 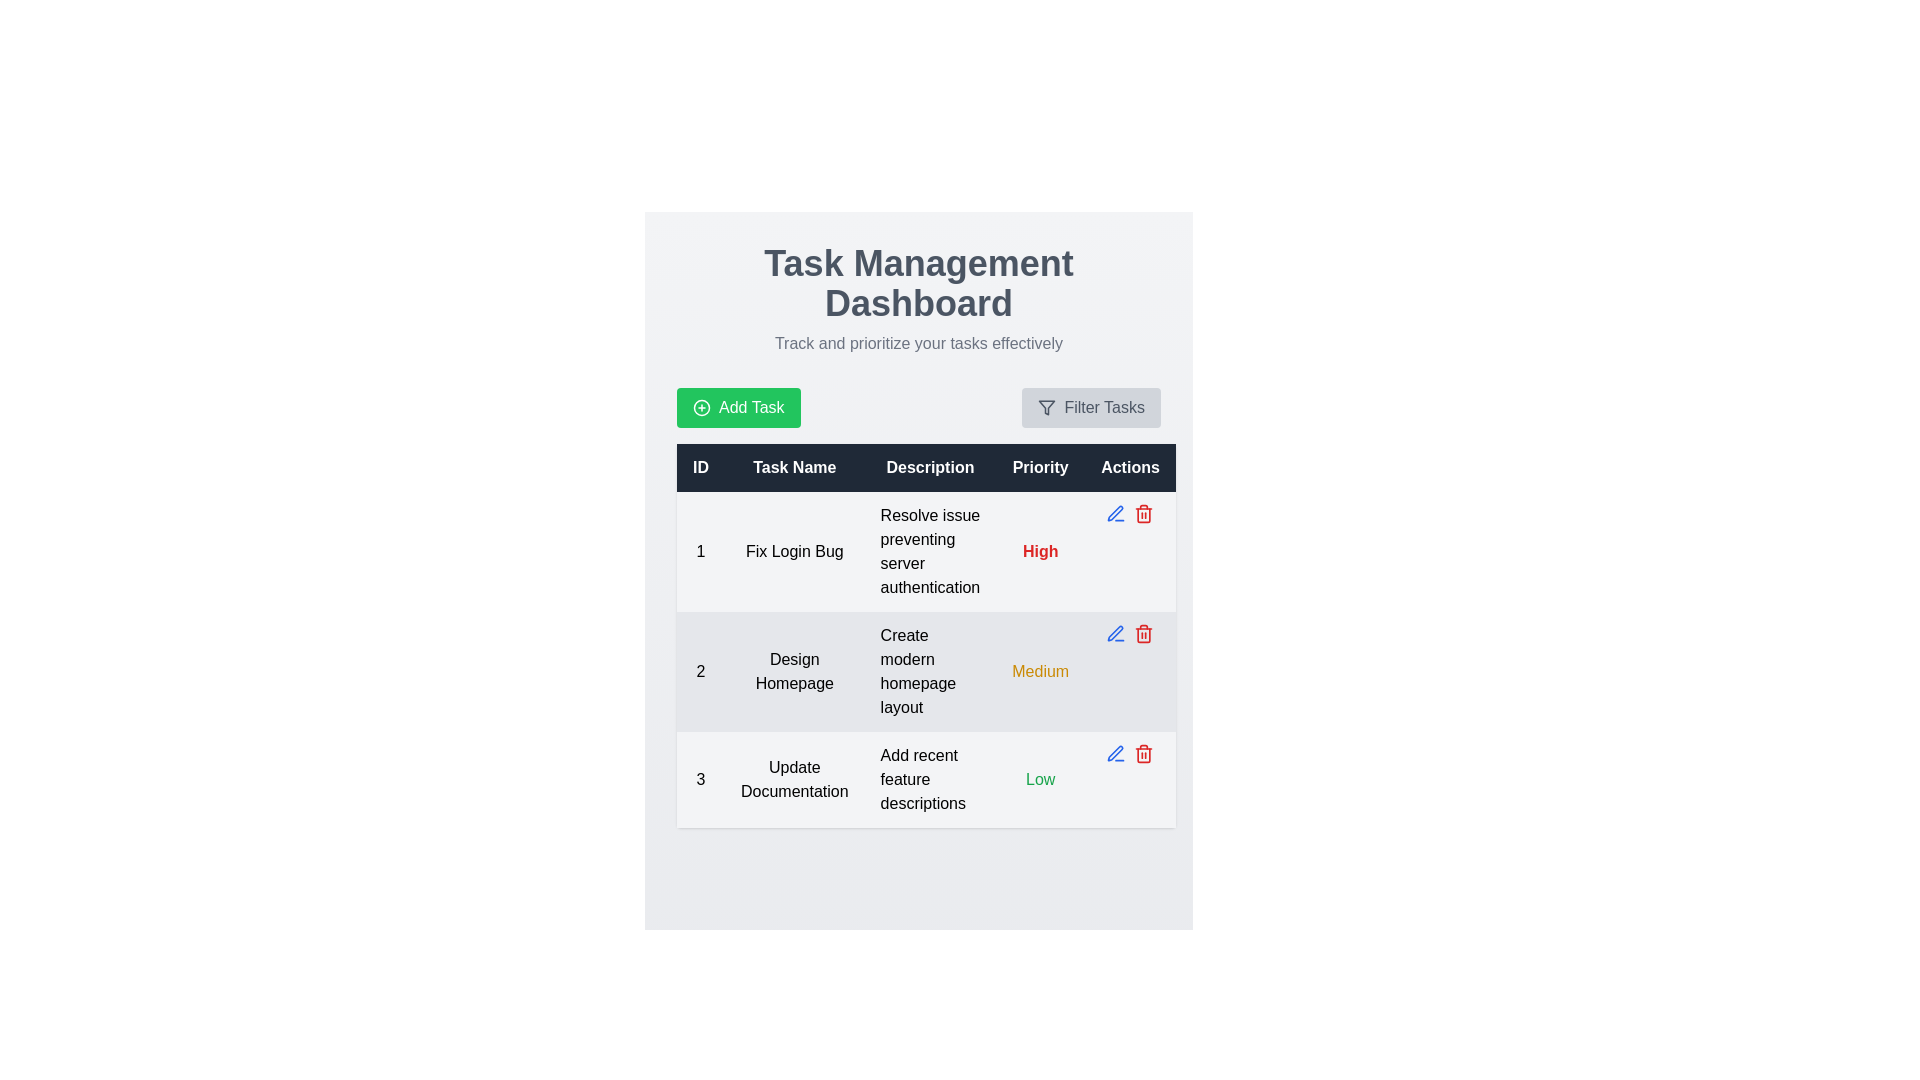 I want to click on the red, bold text label displaying 'High' located in the first row under the 'Priority' column of the task 'Fix Login Bug', so click(x=1040, y=551).